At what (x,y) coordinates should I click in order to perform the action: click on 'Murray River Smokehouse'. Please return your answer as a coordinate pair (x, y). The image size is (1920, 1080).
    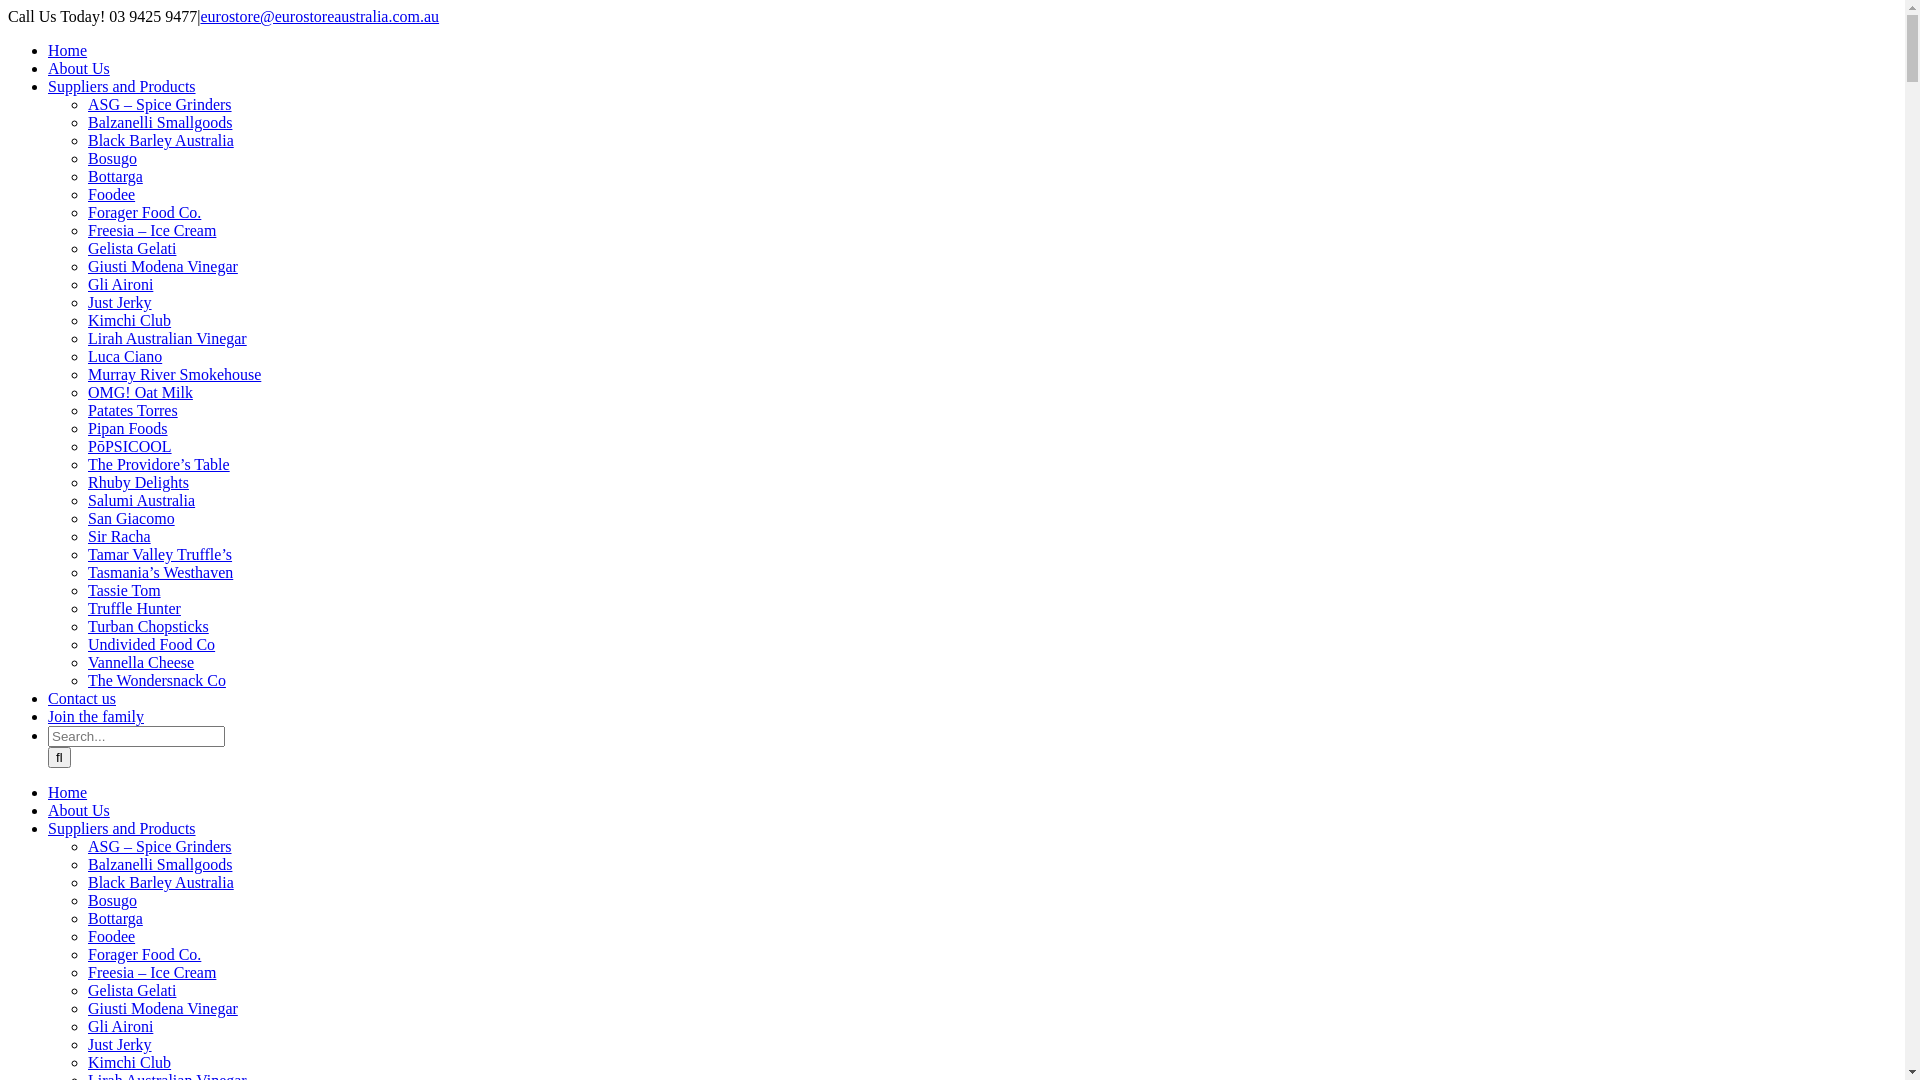
    Looking at the image, I should click on (86, 374).